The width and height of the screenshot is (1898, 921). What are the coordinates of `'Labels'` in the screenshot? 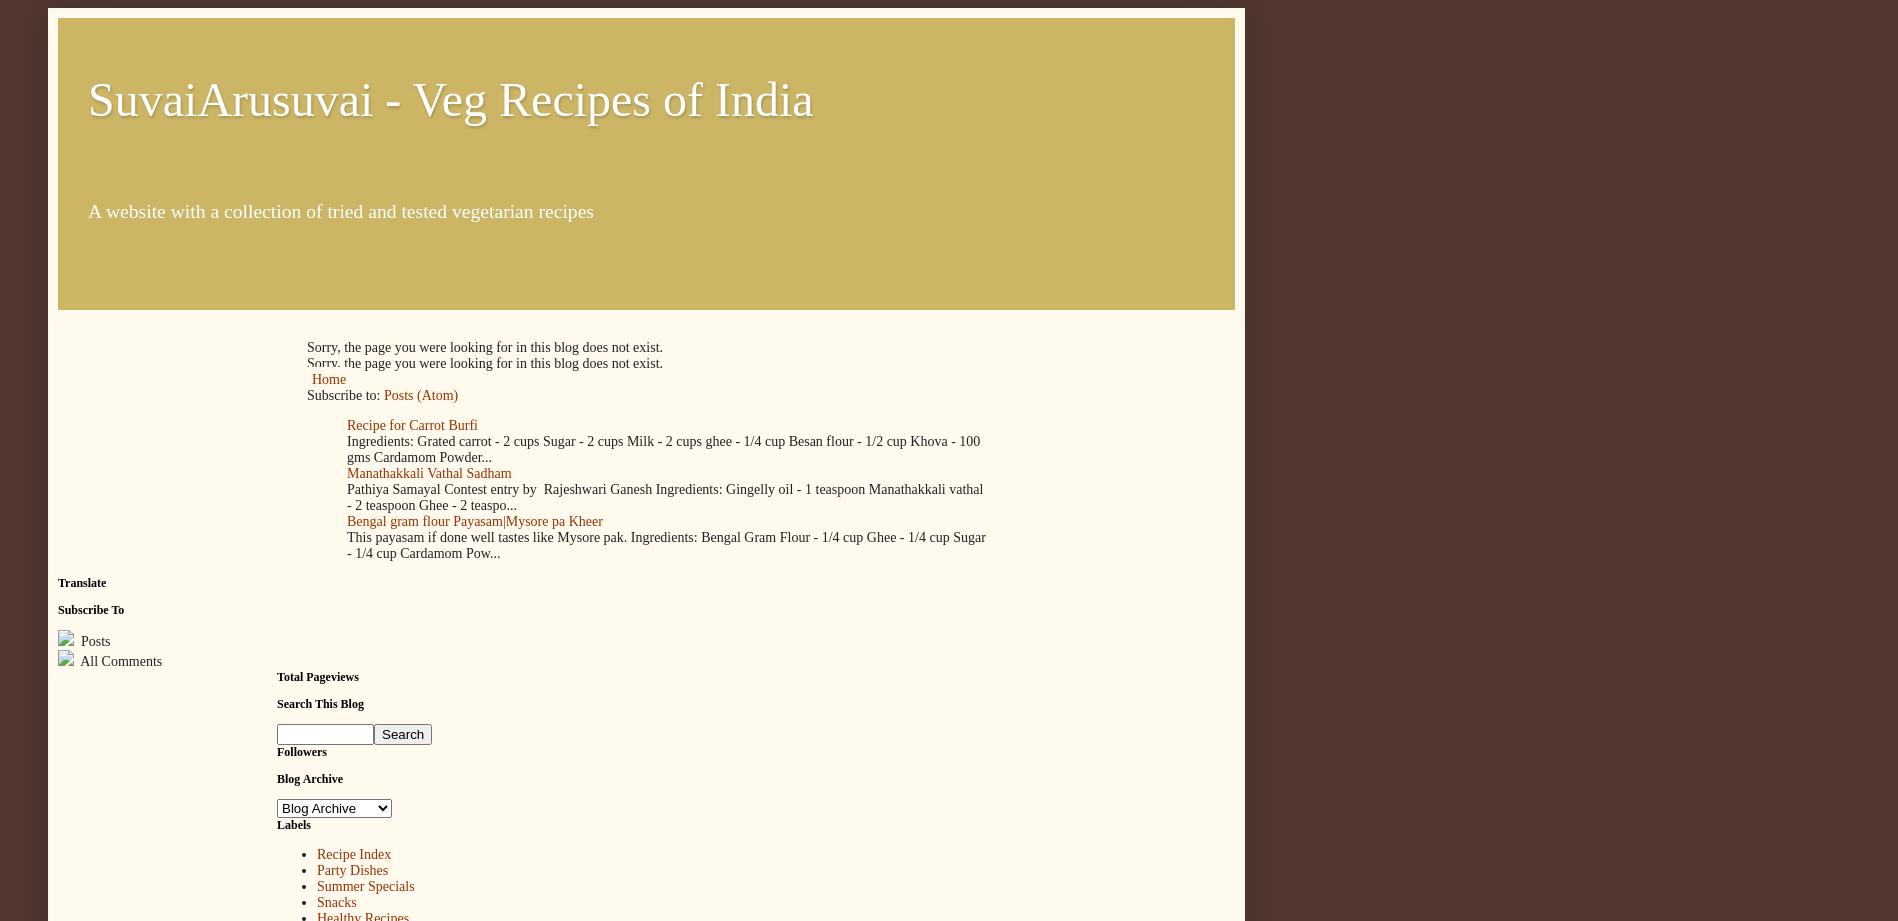 It's located at (293, 824).